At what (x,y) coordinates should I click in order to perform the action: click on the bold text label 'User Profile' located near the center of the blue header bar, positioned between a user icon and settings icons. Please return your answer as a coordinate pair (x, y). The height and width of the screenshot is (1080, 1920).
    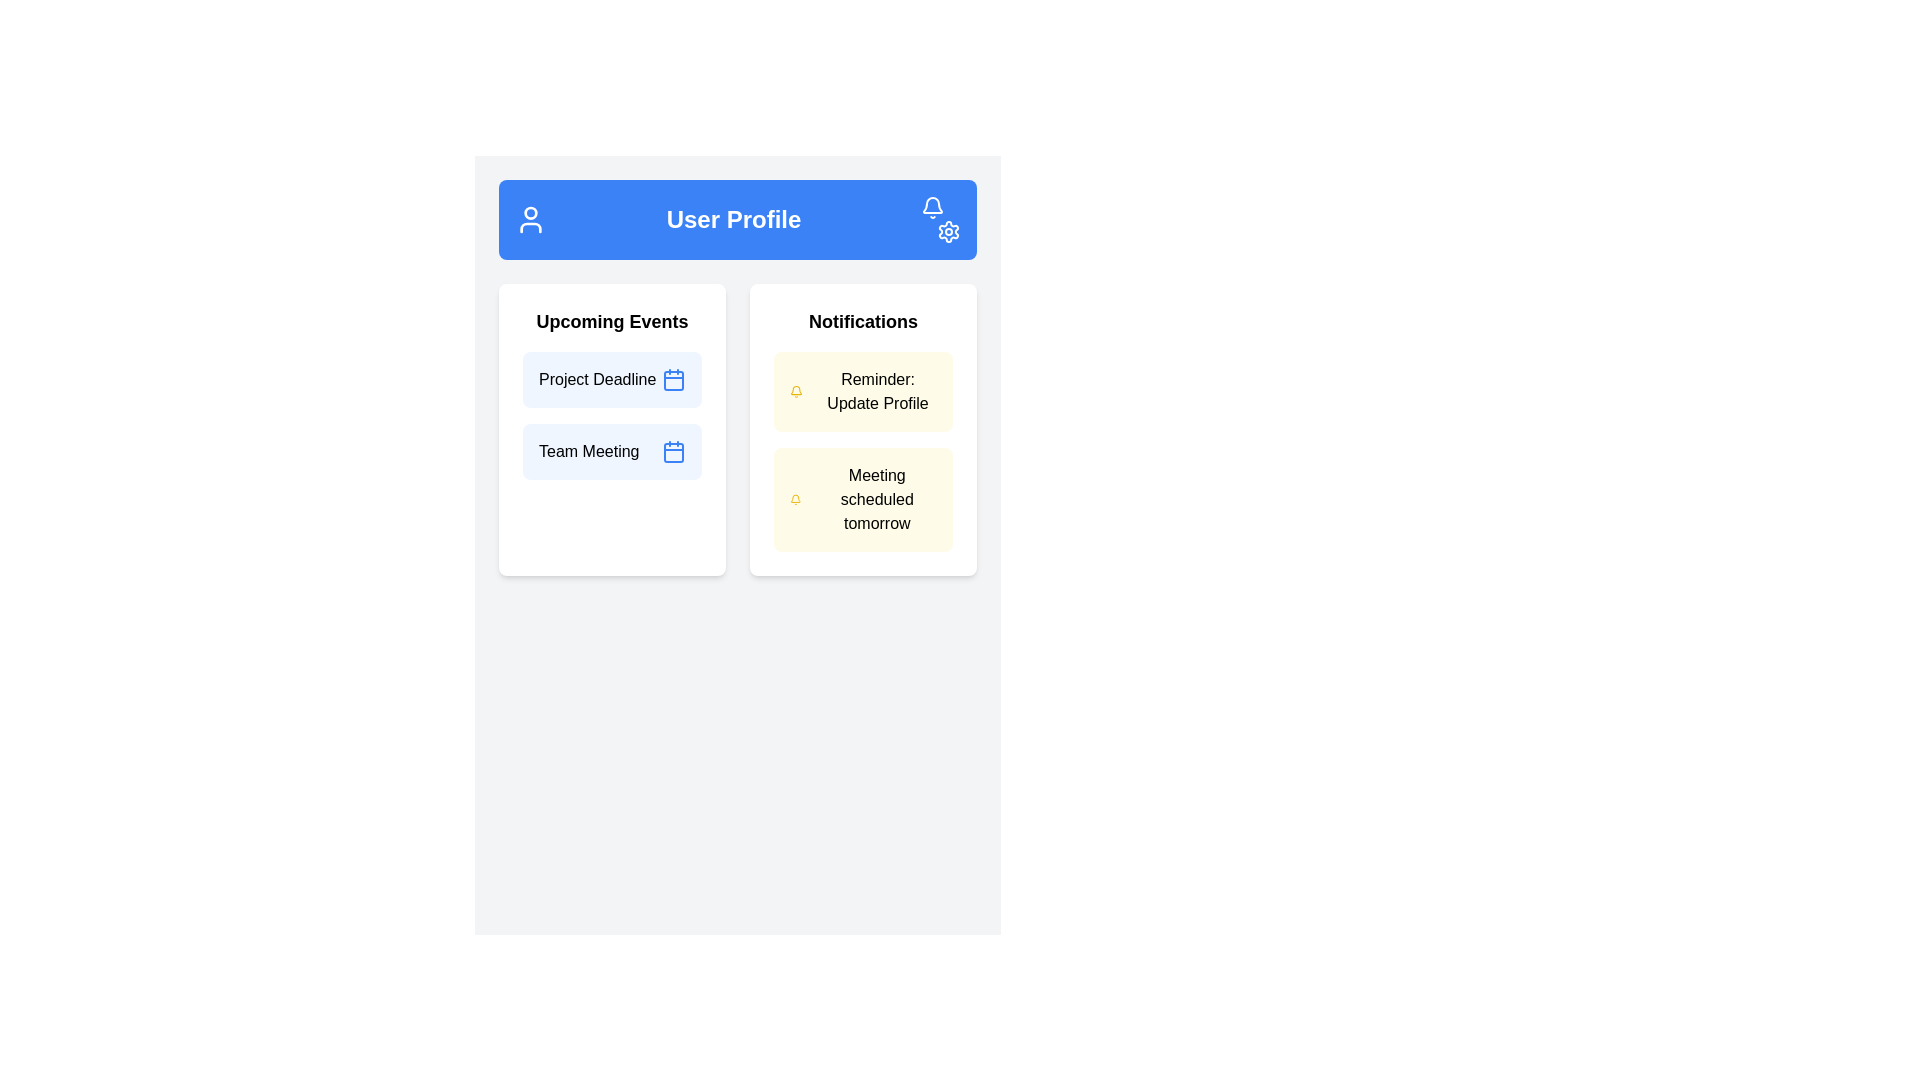
    Looking at the image, I should click on (733, 219).